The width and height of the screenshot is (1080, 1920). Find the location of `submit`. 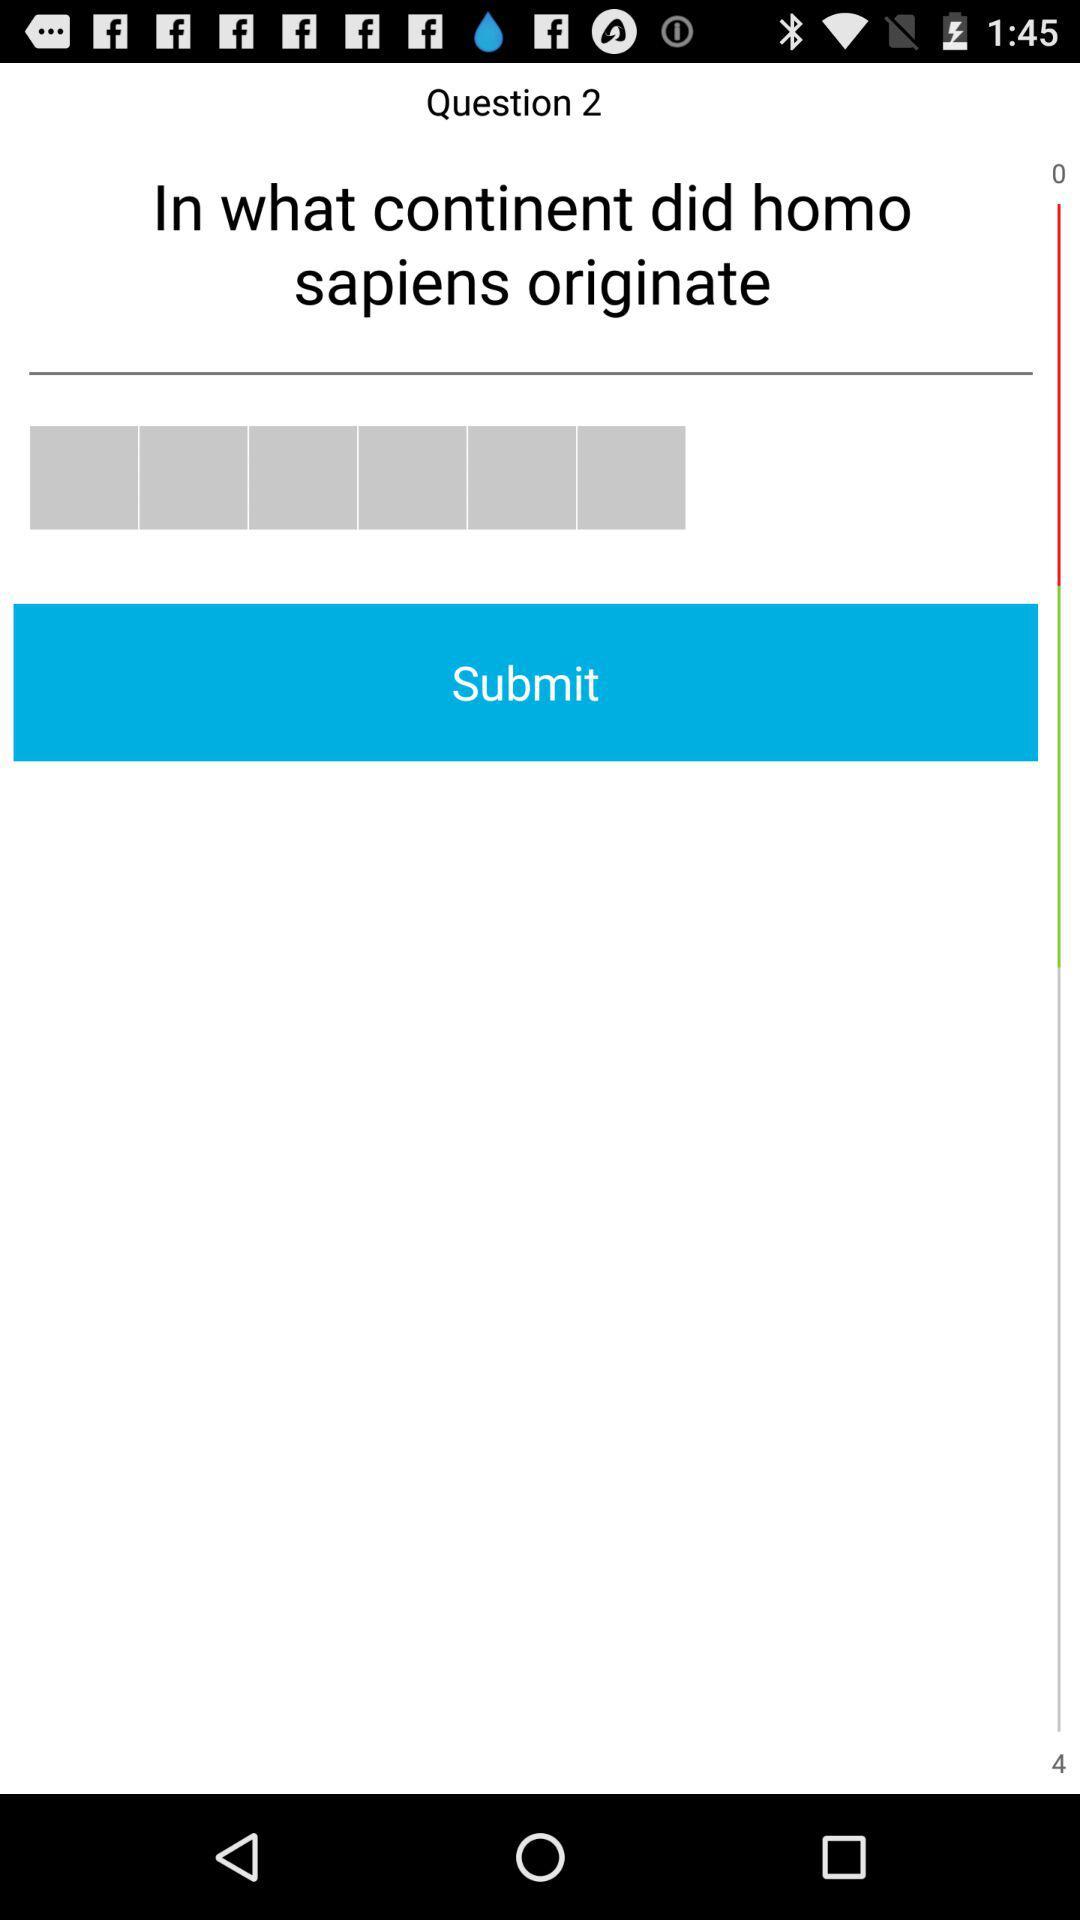

submit is located at coordinates (524, 682).